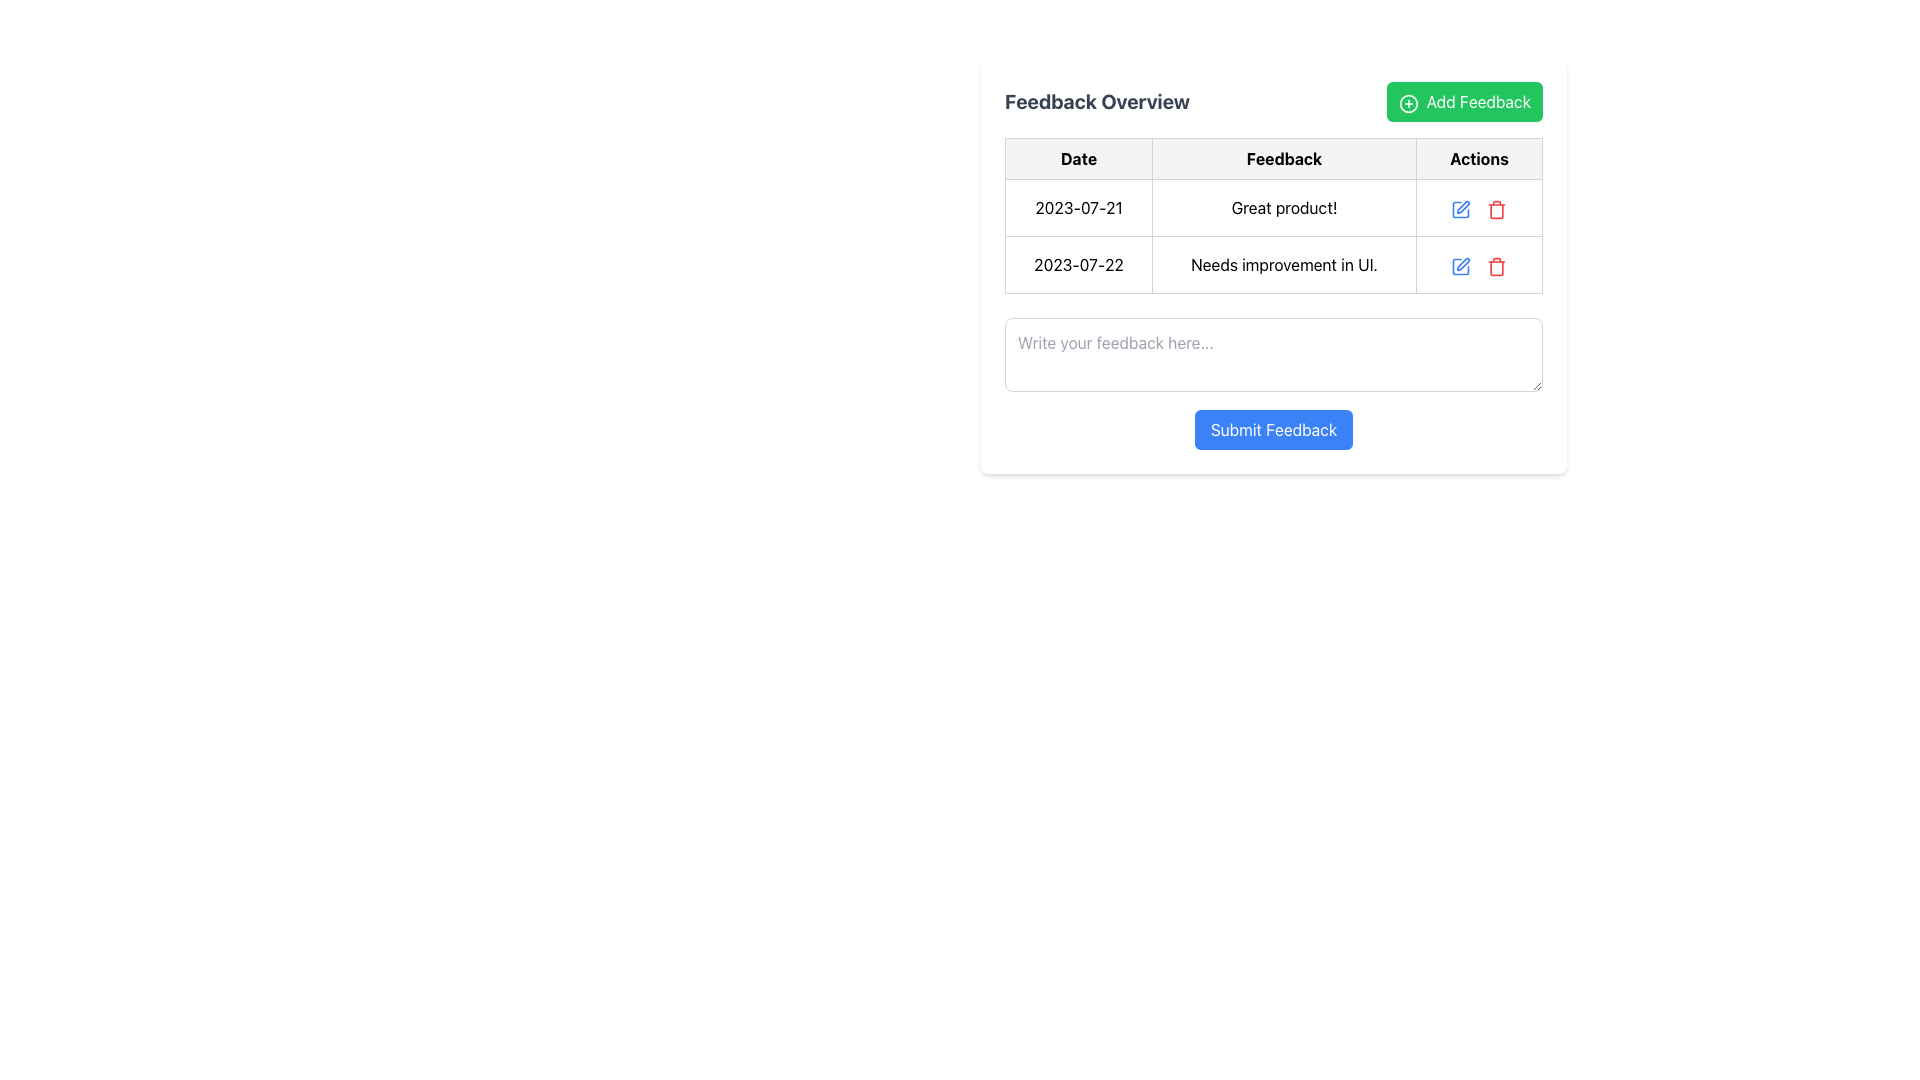  Describe the element at coordinates (1078, 264) in the screenshot. I see `the table cell displaying the date '2023-07-22' which is styled with a white background and a thin gray border, located in the second row under the 'Date' column` at that location.